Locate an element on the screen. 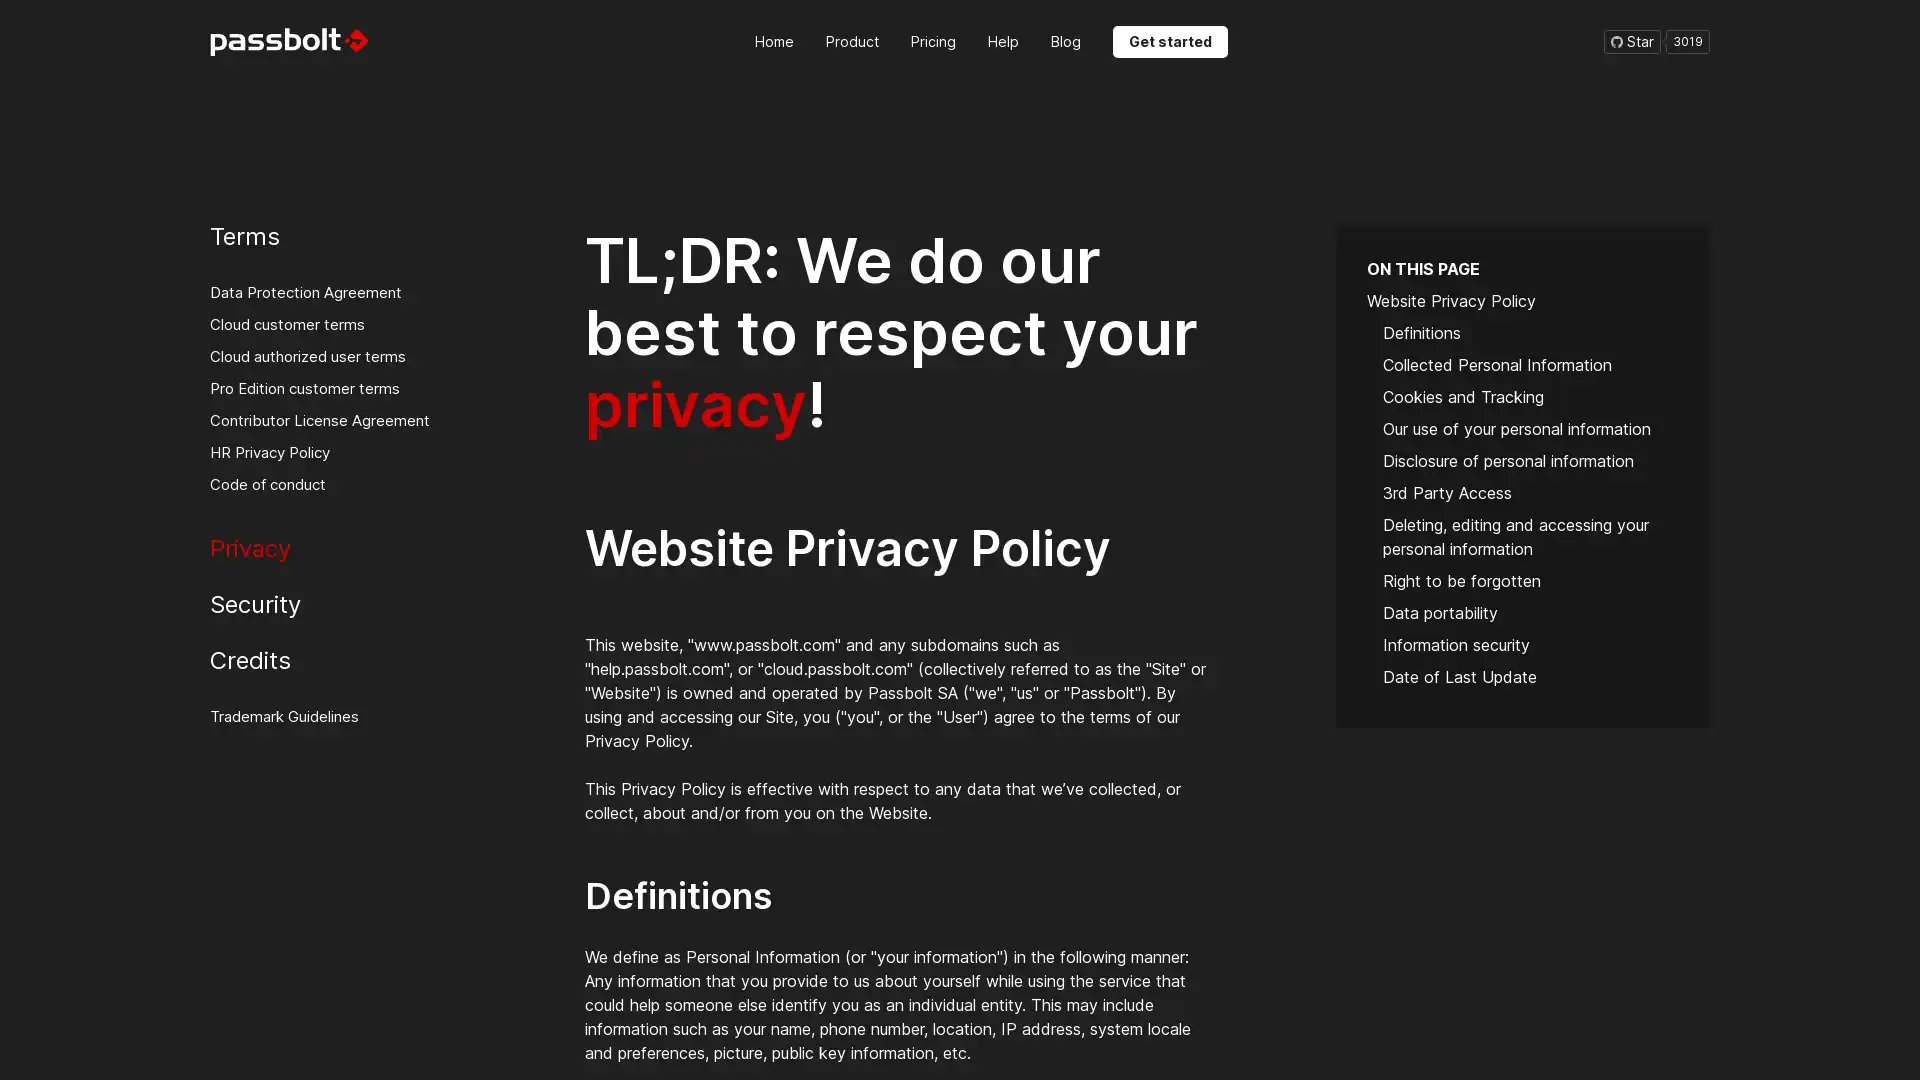  Get started is located at coordinates (1169, 41).